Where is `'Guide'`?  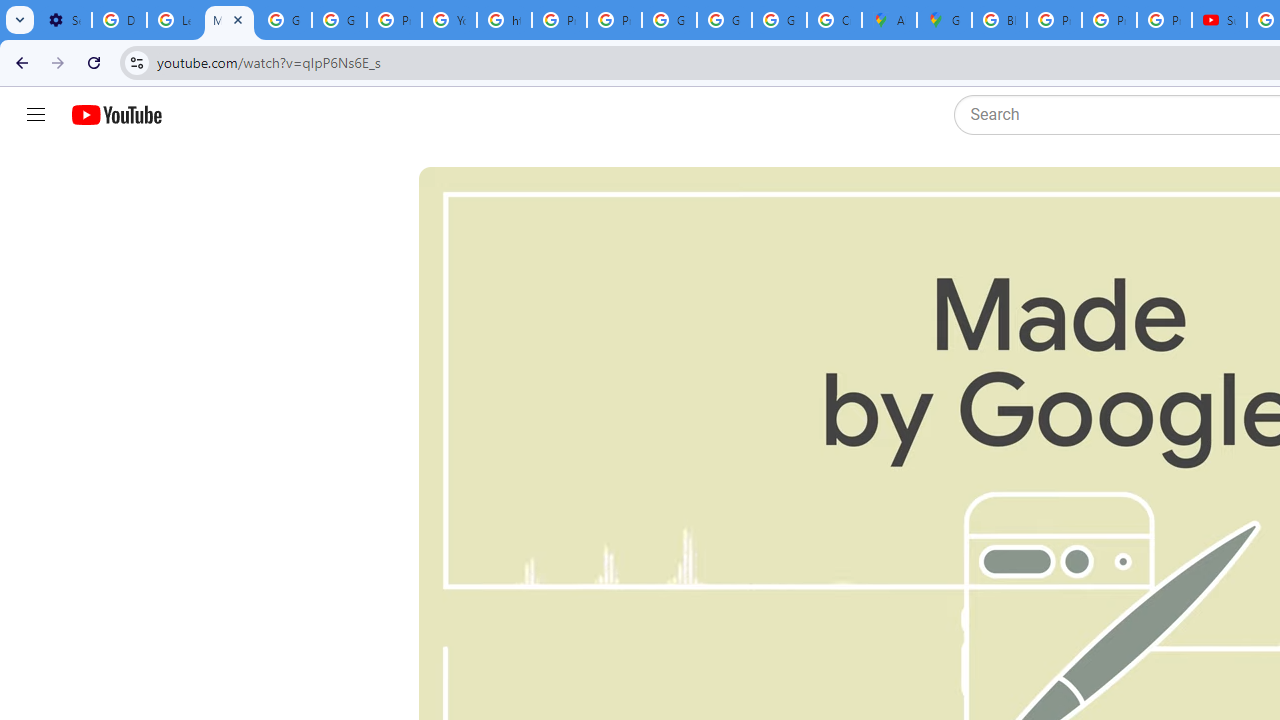 'Guide' is located at coordinates (35, 115).